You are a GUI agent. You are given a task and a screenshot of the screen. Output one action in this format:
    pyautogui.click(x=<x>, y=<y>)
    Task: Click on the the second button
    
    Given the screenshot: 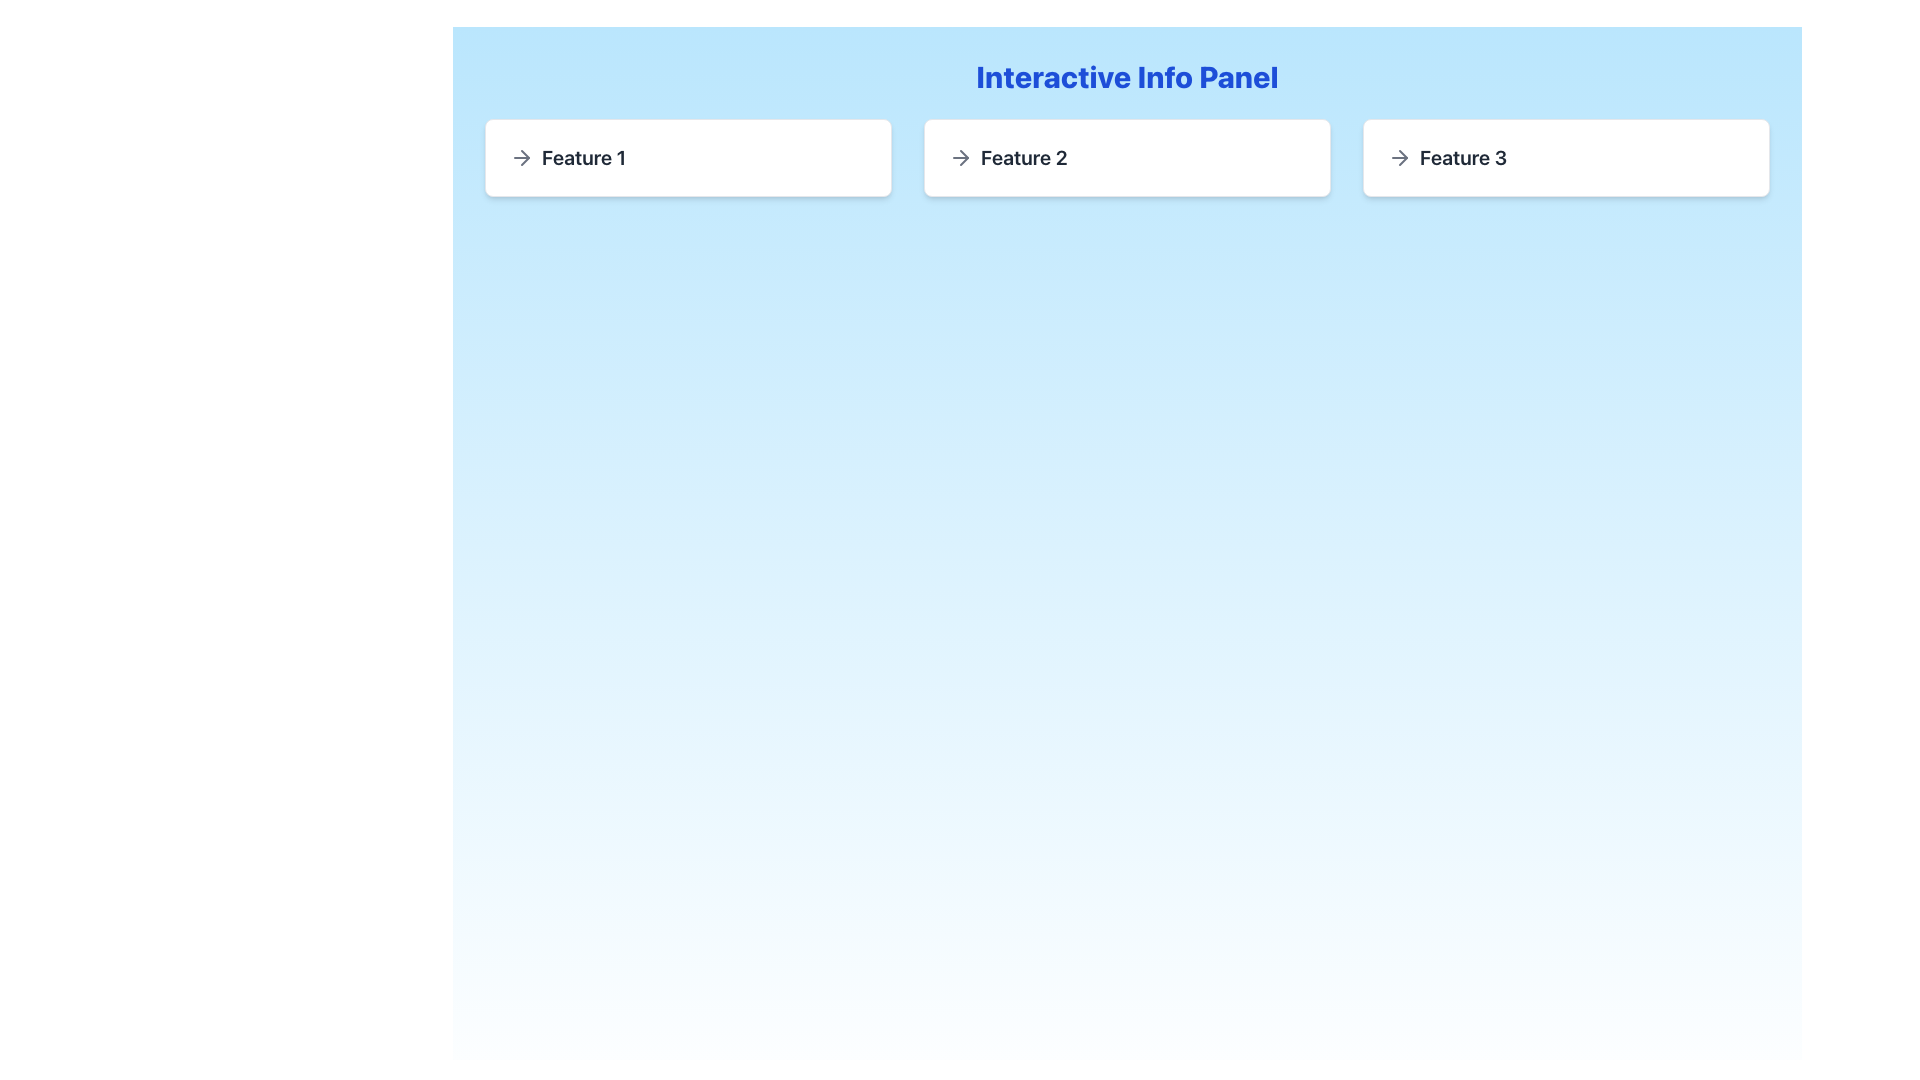 What is the action you would take?
    pyautogui.click(x=1127, y=157)
    